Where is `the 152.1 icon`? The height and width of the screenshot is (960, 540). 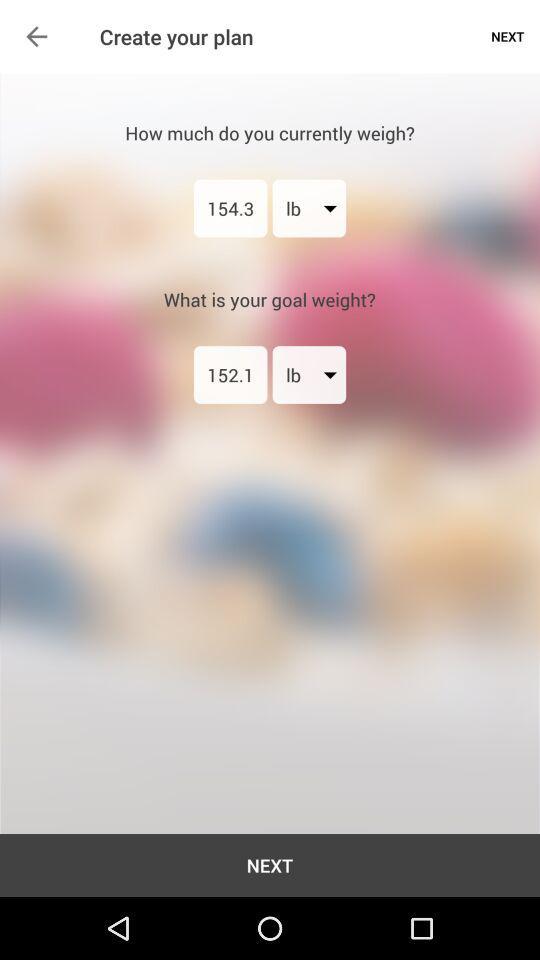
the 152.1 icon is located at coordinates (229, 373).